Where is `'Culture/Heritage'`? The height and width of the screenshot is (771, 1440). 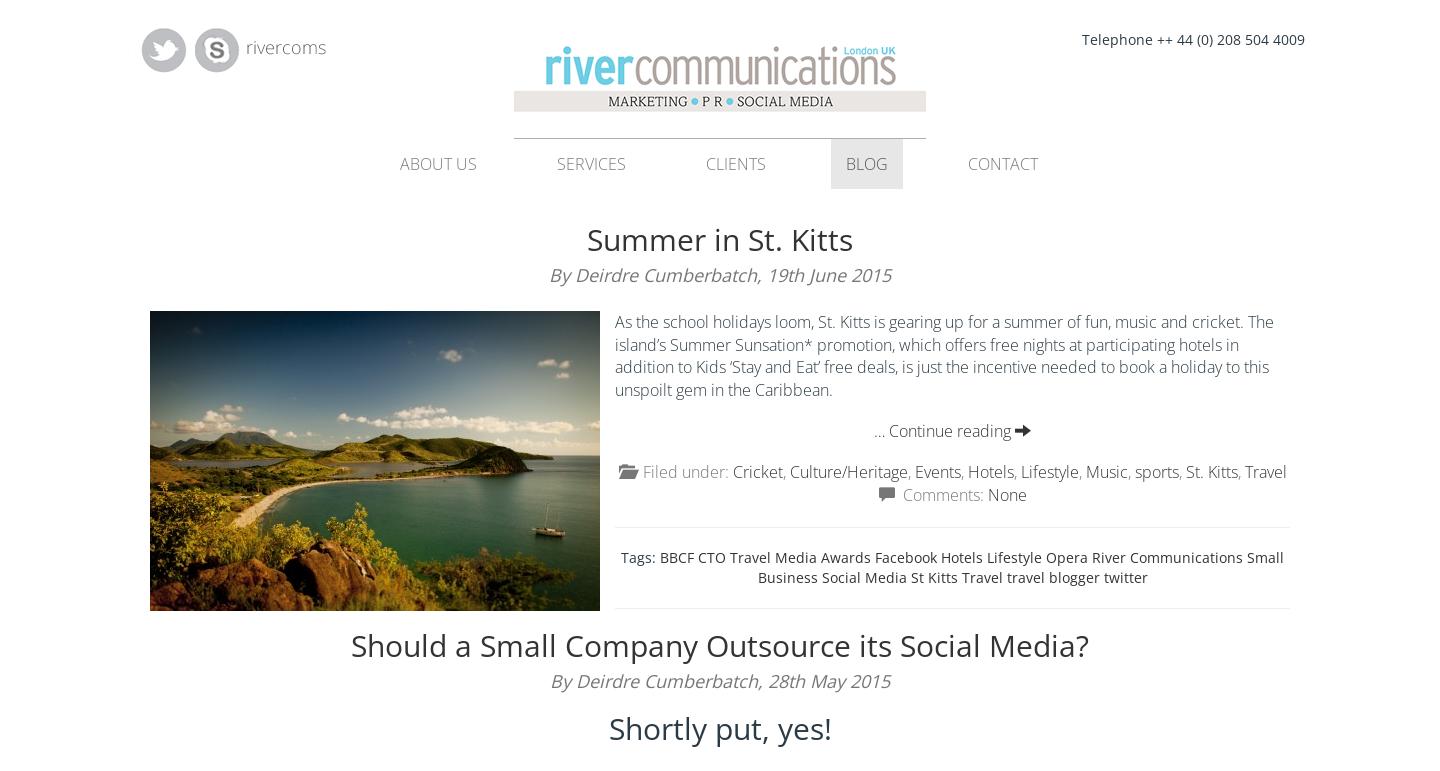
'Culture/Heritage' is located at coordinates (847, 471).